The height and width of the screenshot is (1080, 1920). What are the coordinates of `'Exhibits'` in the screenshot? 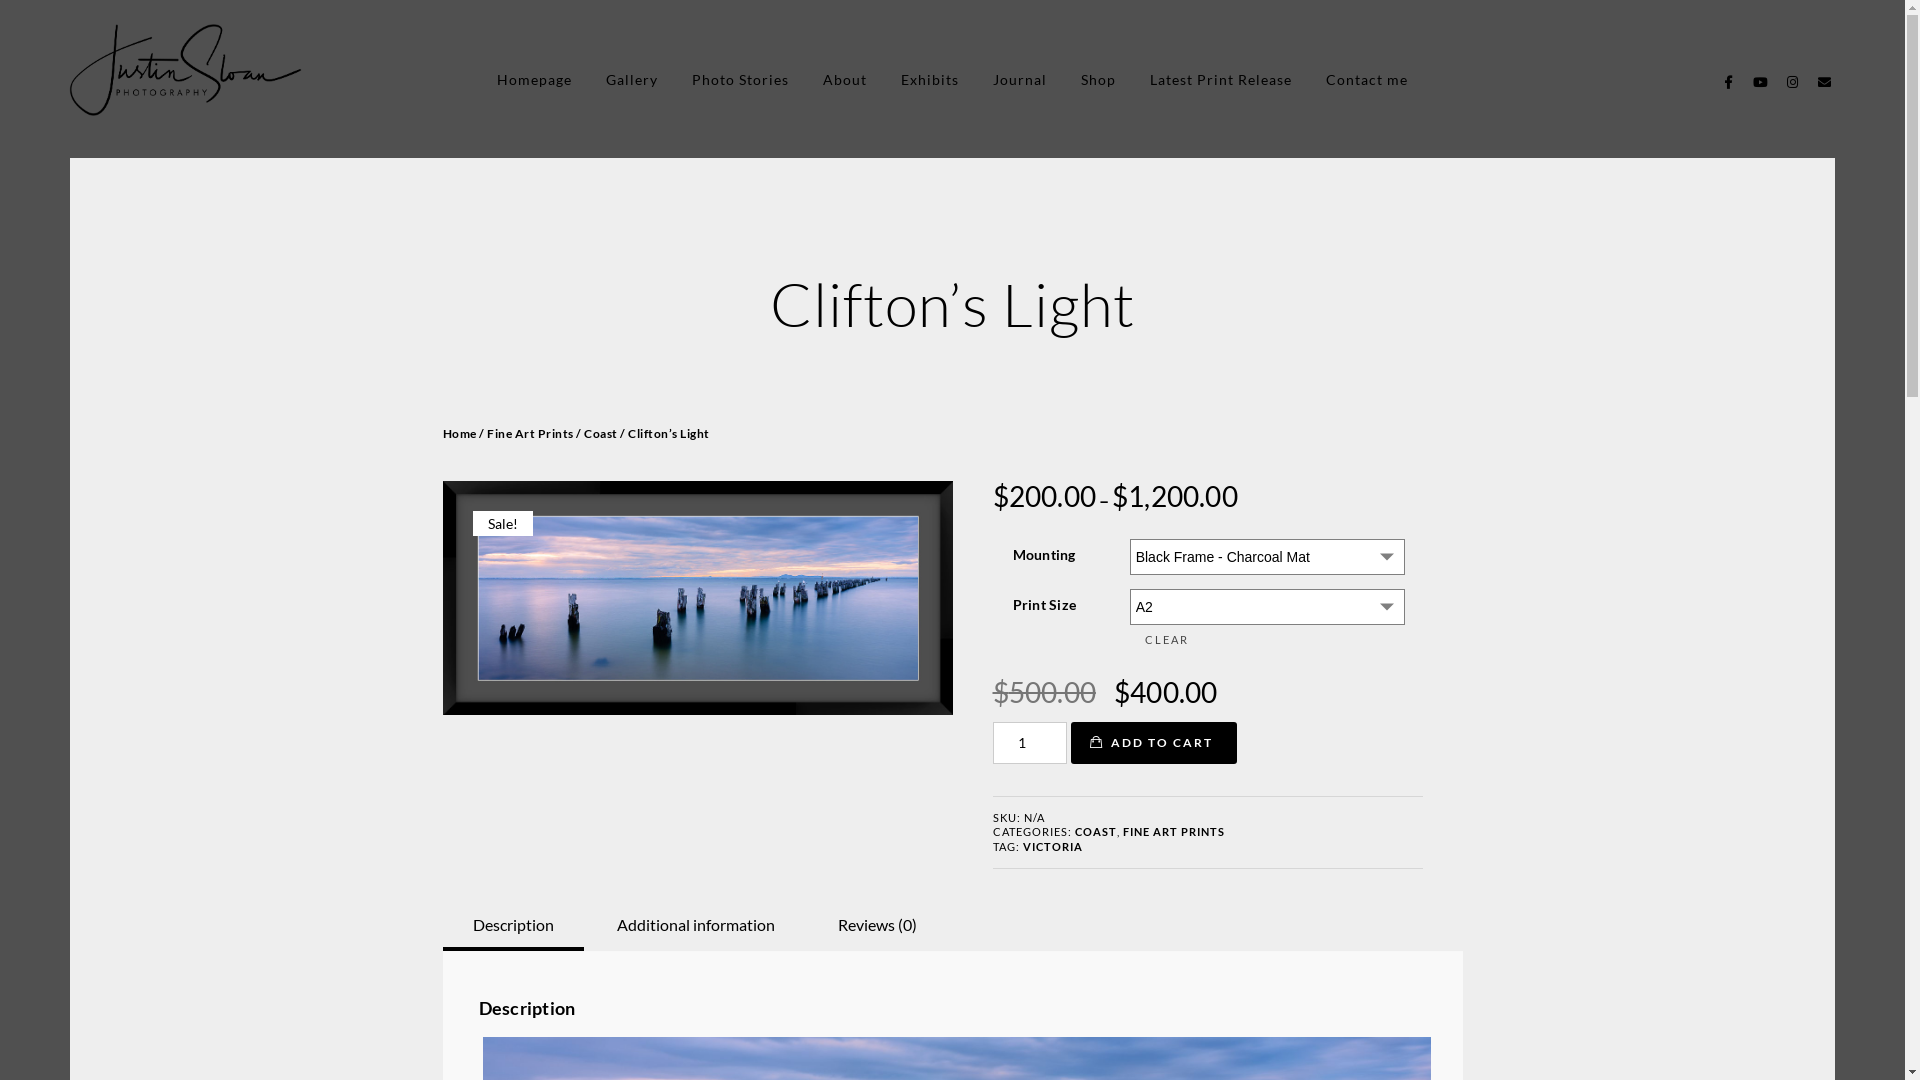 It's located at (929, 78).